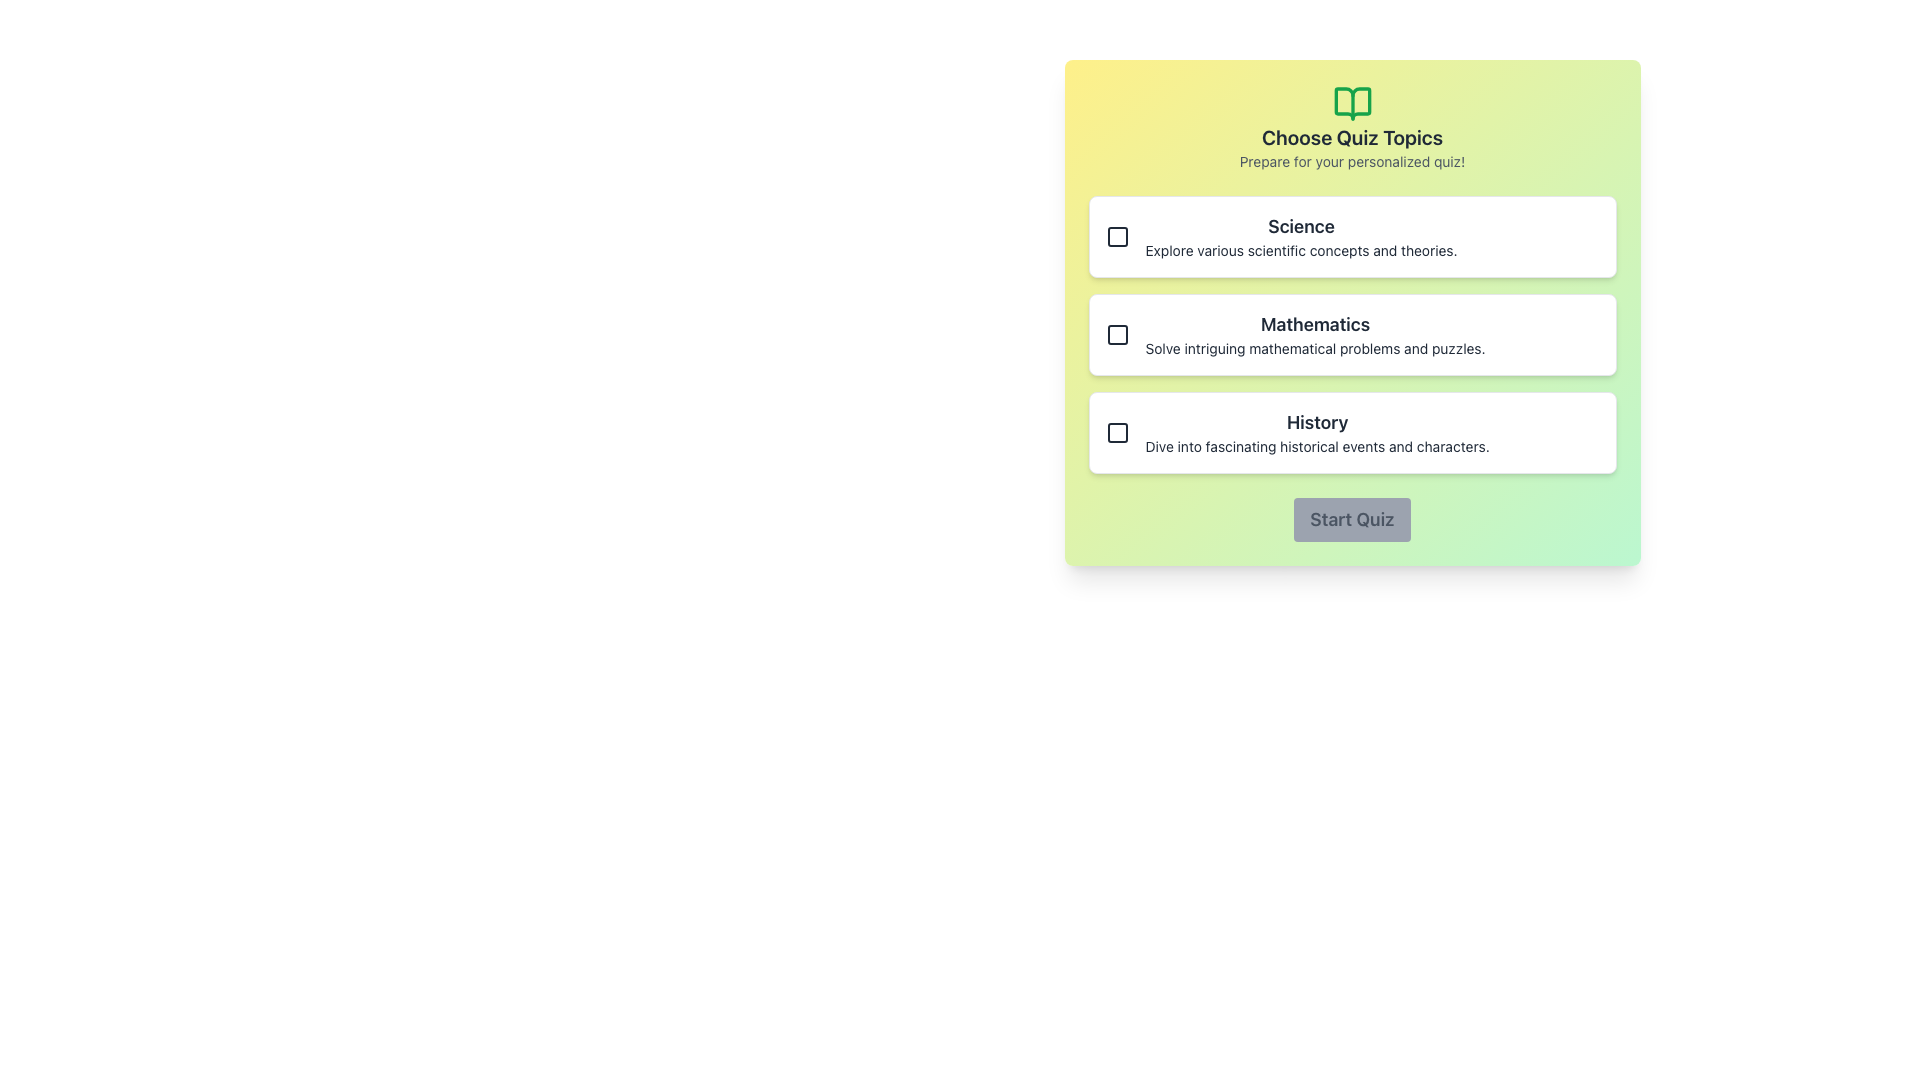 This screenshot has width=1920, height=1080. Describe the element at coordinates (1116, 334) in the screenshot. I see `the square UI shape integrated within the checkbox for the 'Mathematics' quiz topic, which is the second item in the vertical list of topic options` at that location.